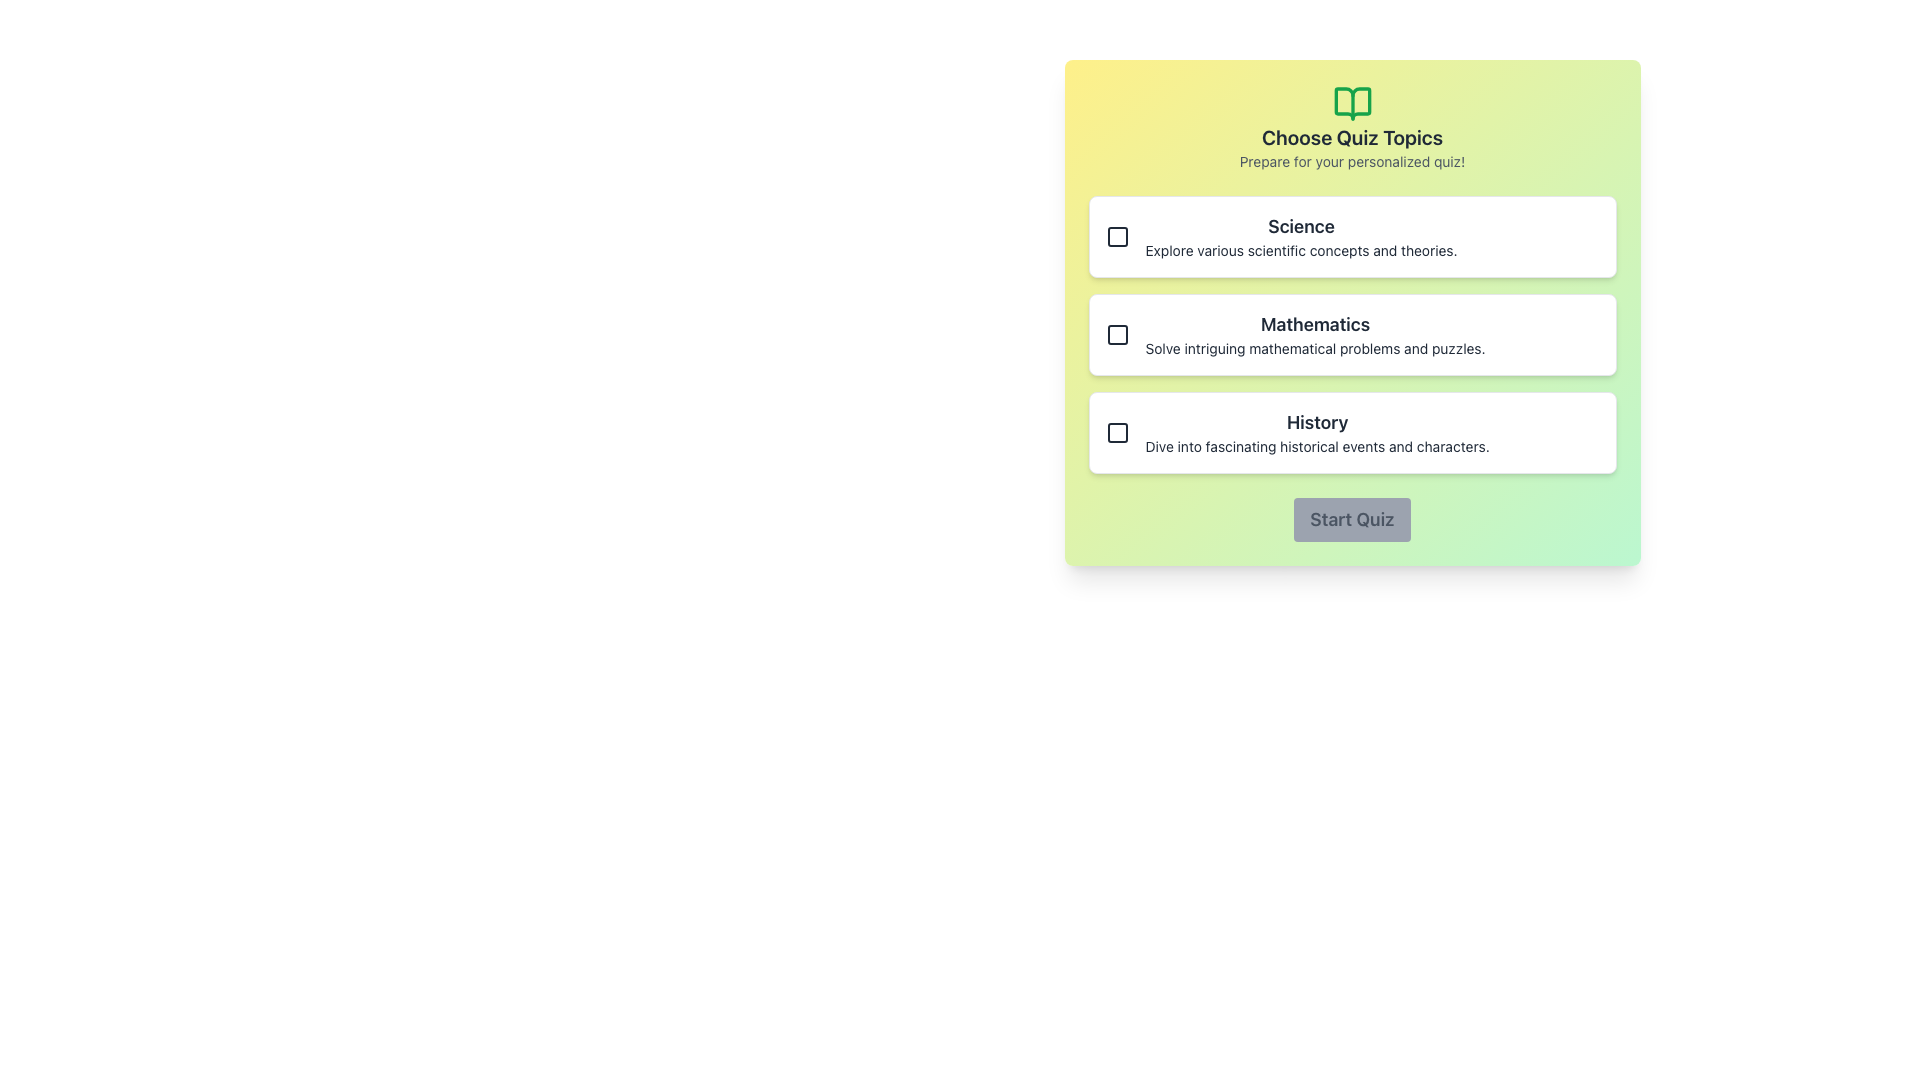 This screenshot has width=1920, height=1080. Describe the element at coordinates (1116, 334) in the screenshot. I see `the square UI shape integrated within the checkbox for the 'Mathematics' quiz topic, which is the second item in the vertical list of topic options` at that location.